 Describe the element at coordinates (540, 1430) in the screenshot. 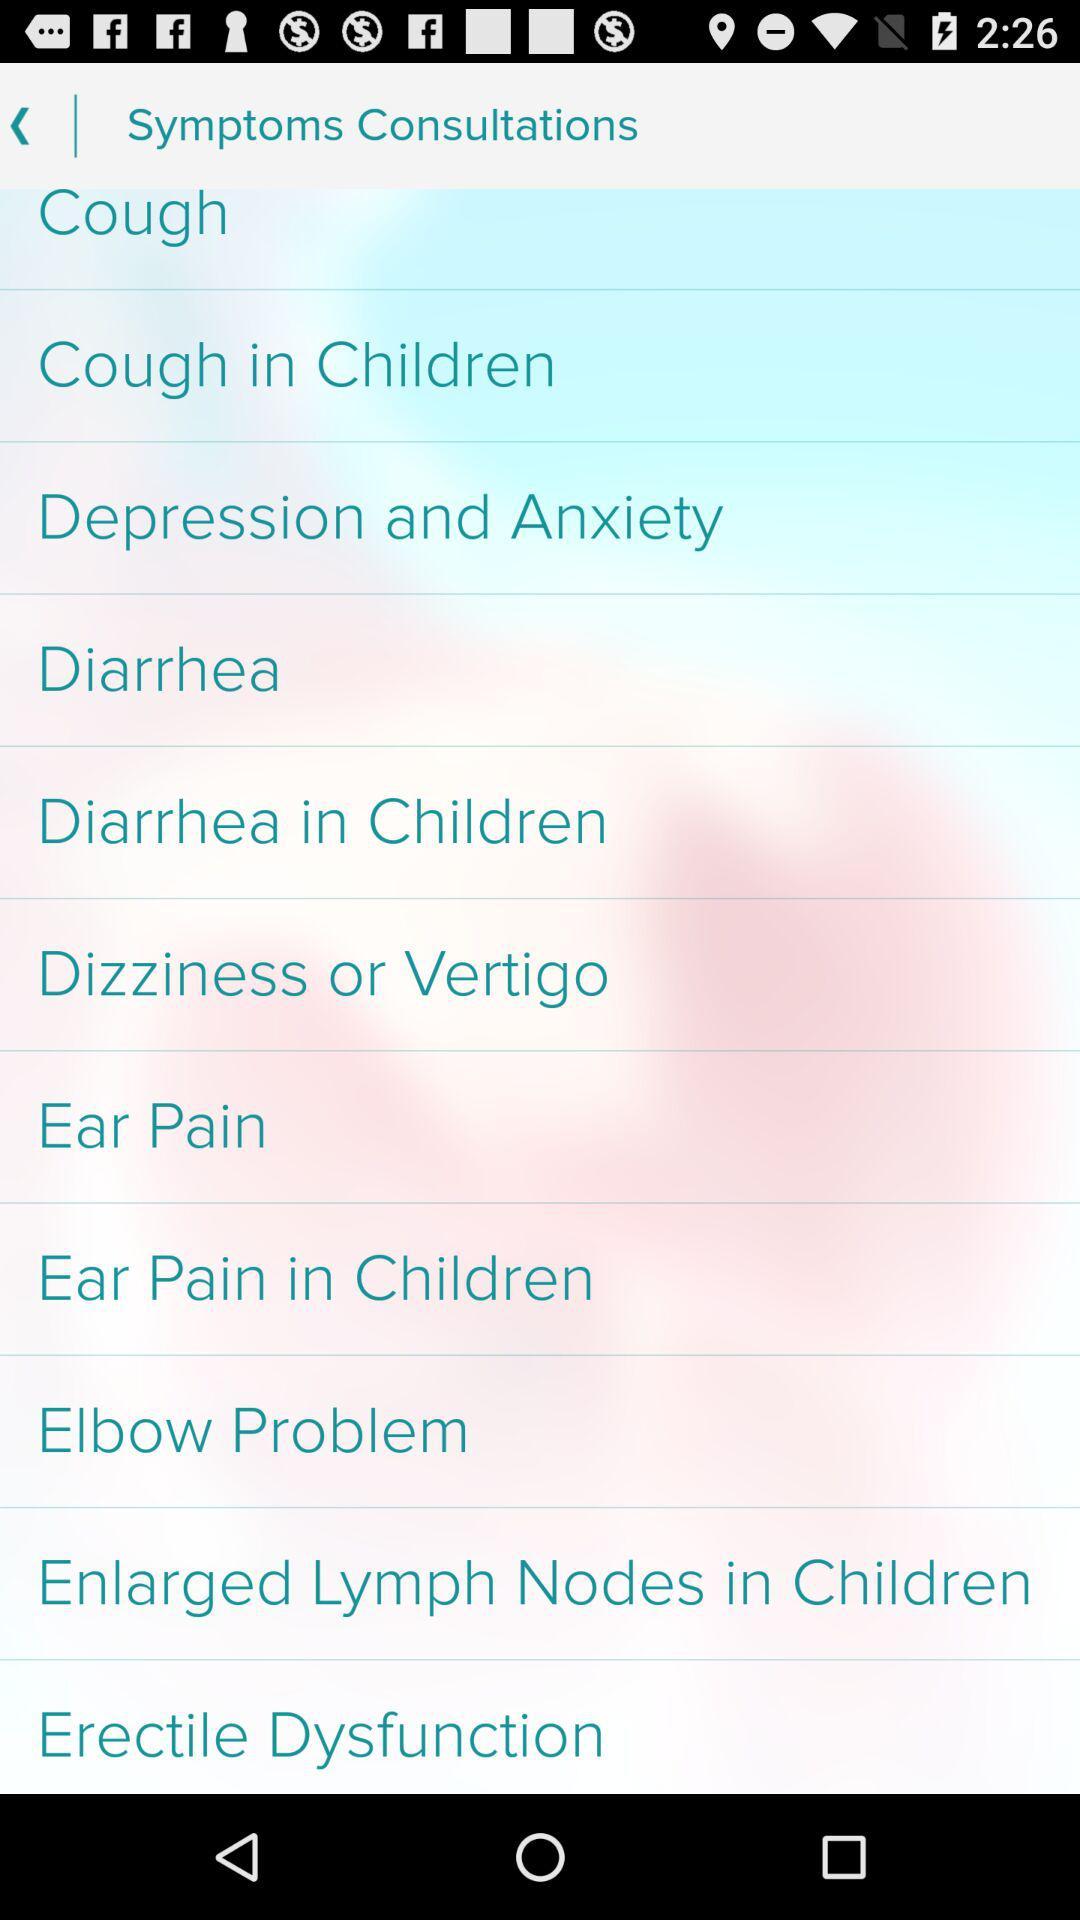

I see `the icon below the ear pain in app` at that location.